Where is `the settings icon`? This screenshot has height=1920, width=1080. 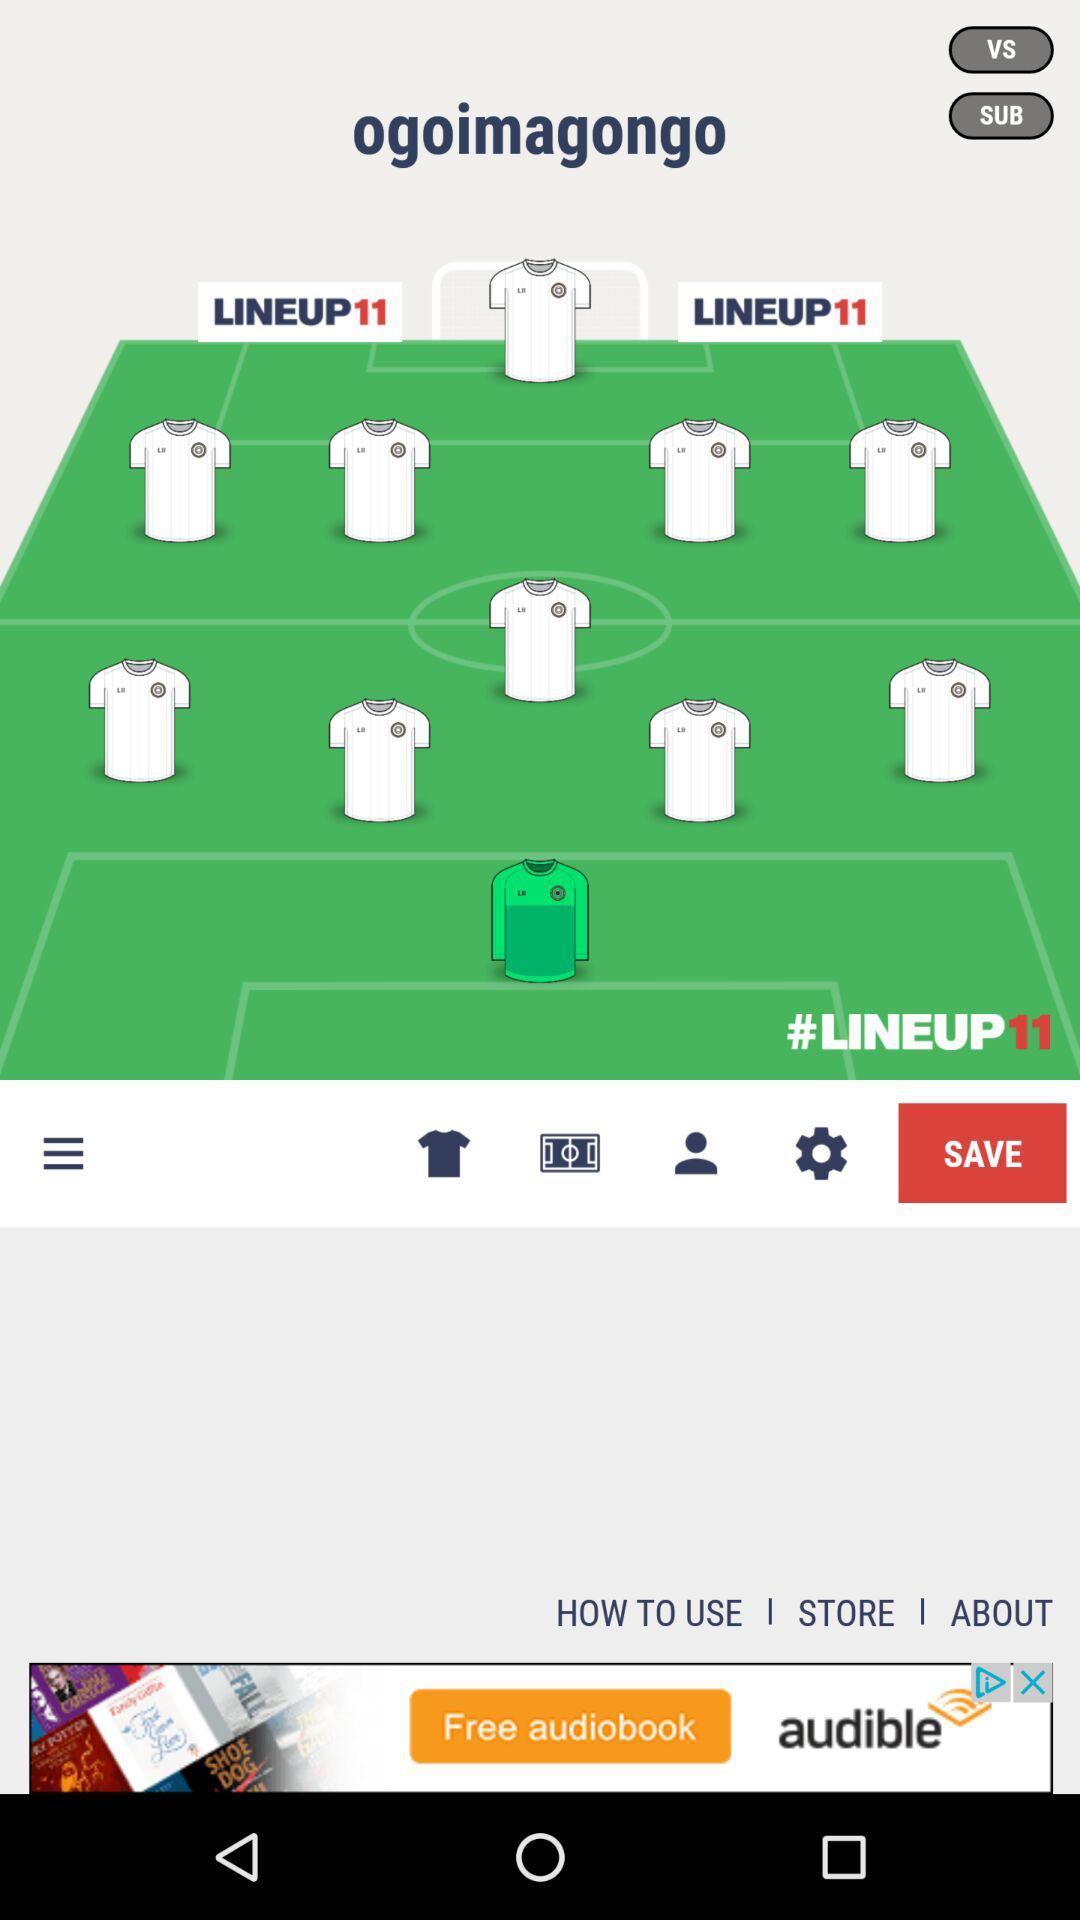 the settings icon is located at coordinates (821, 1153).